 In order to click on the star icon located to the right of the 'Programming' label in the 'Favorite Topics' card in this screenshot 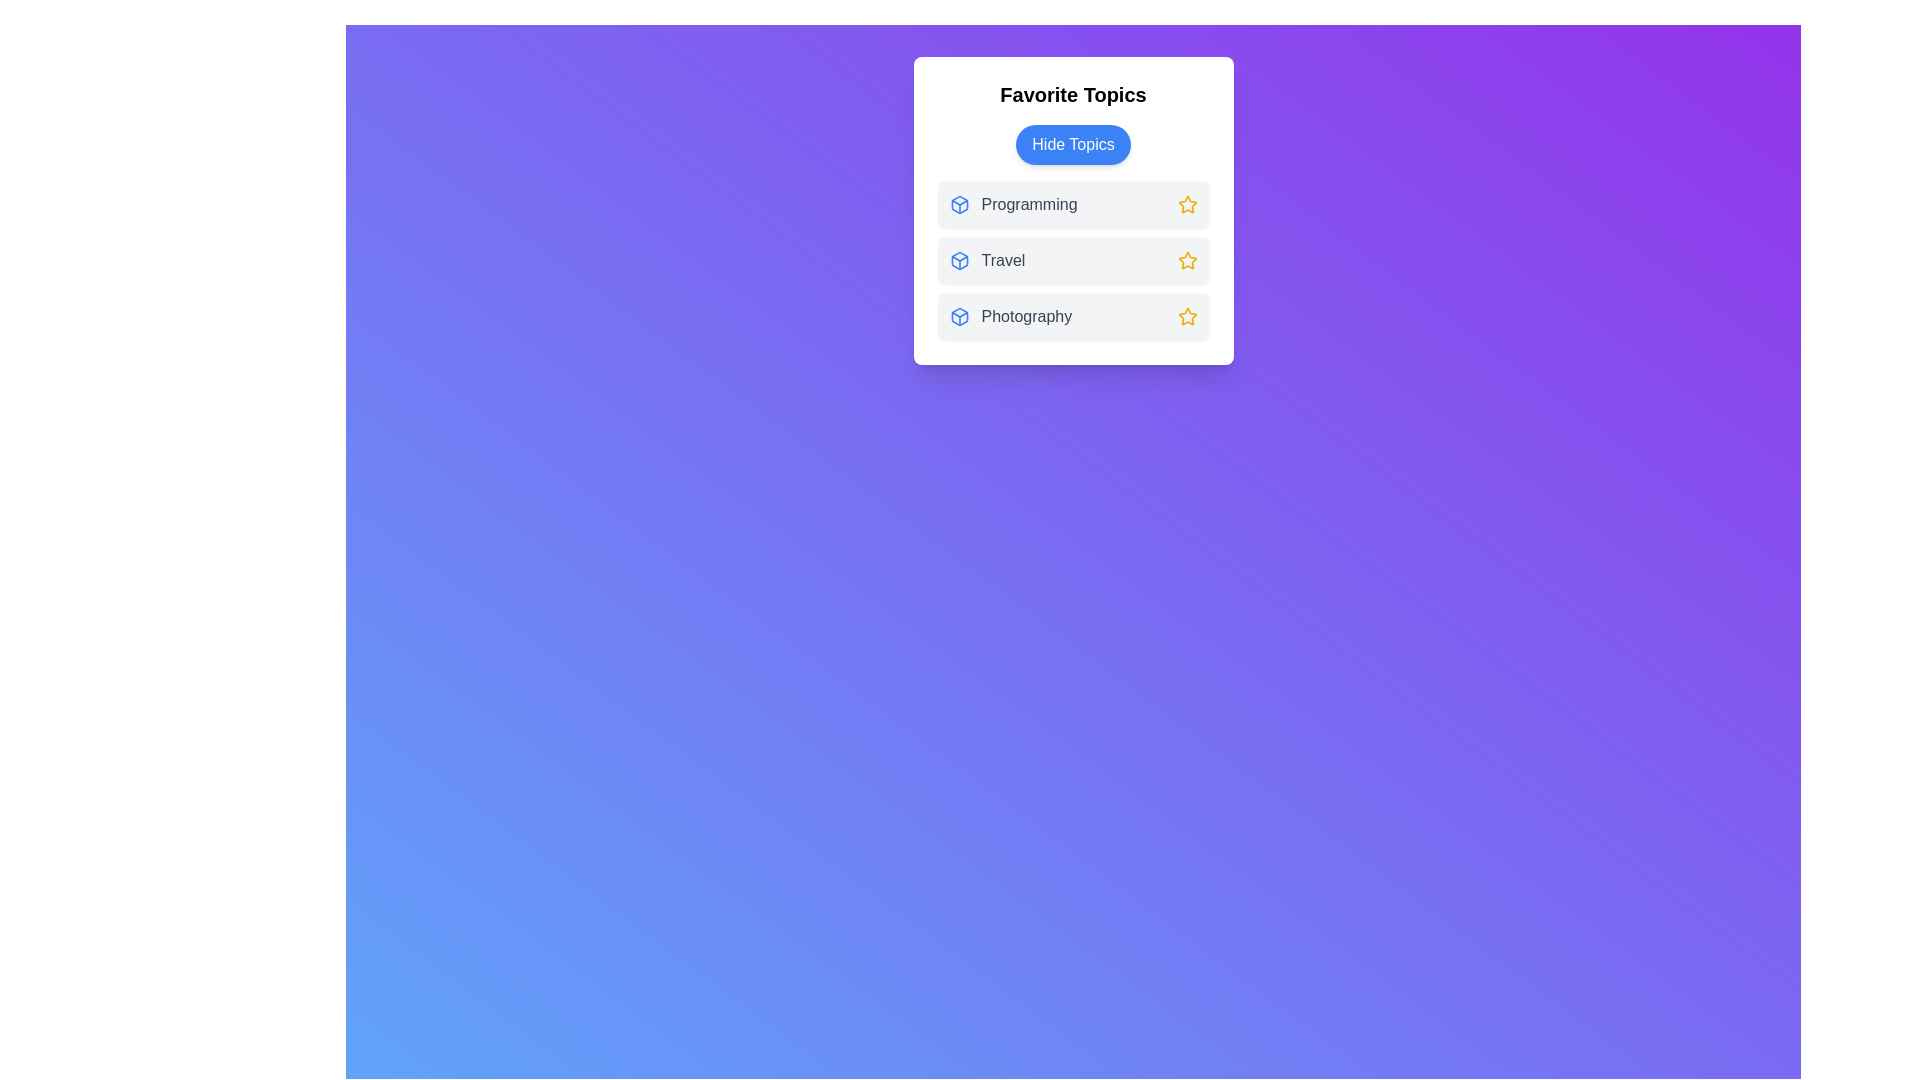, I will do `click(1187, 204)`.